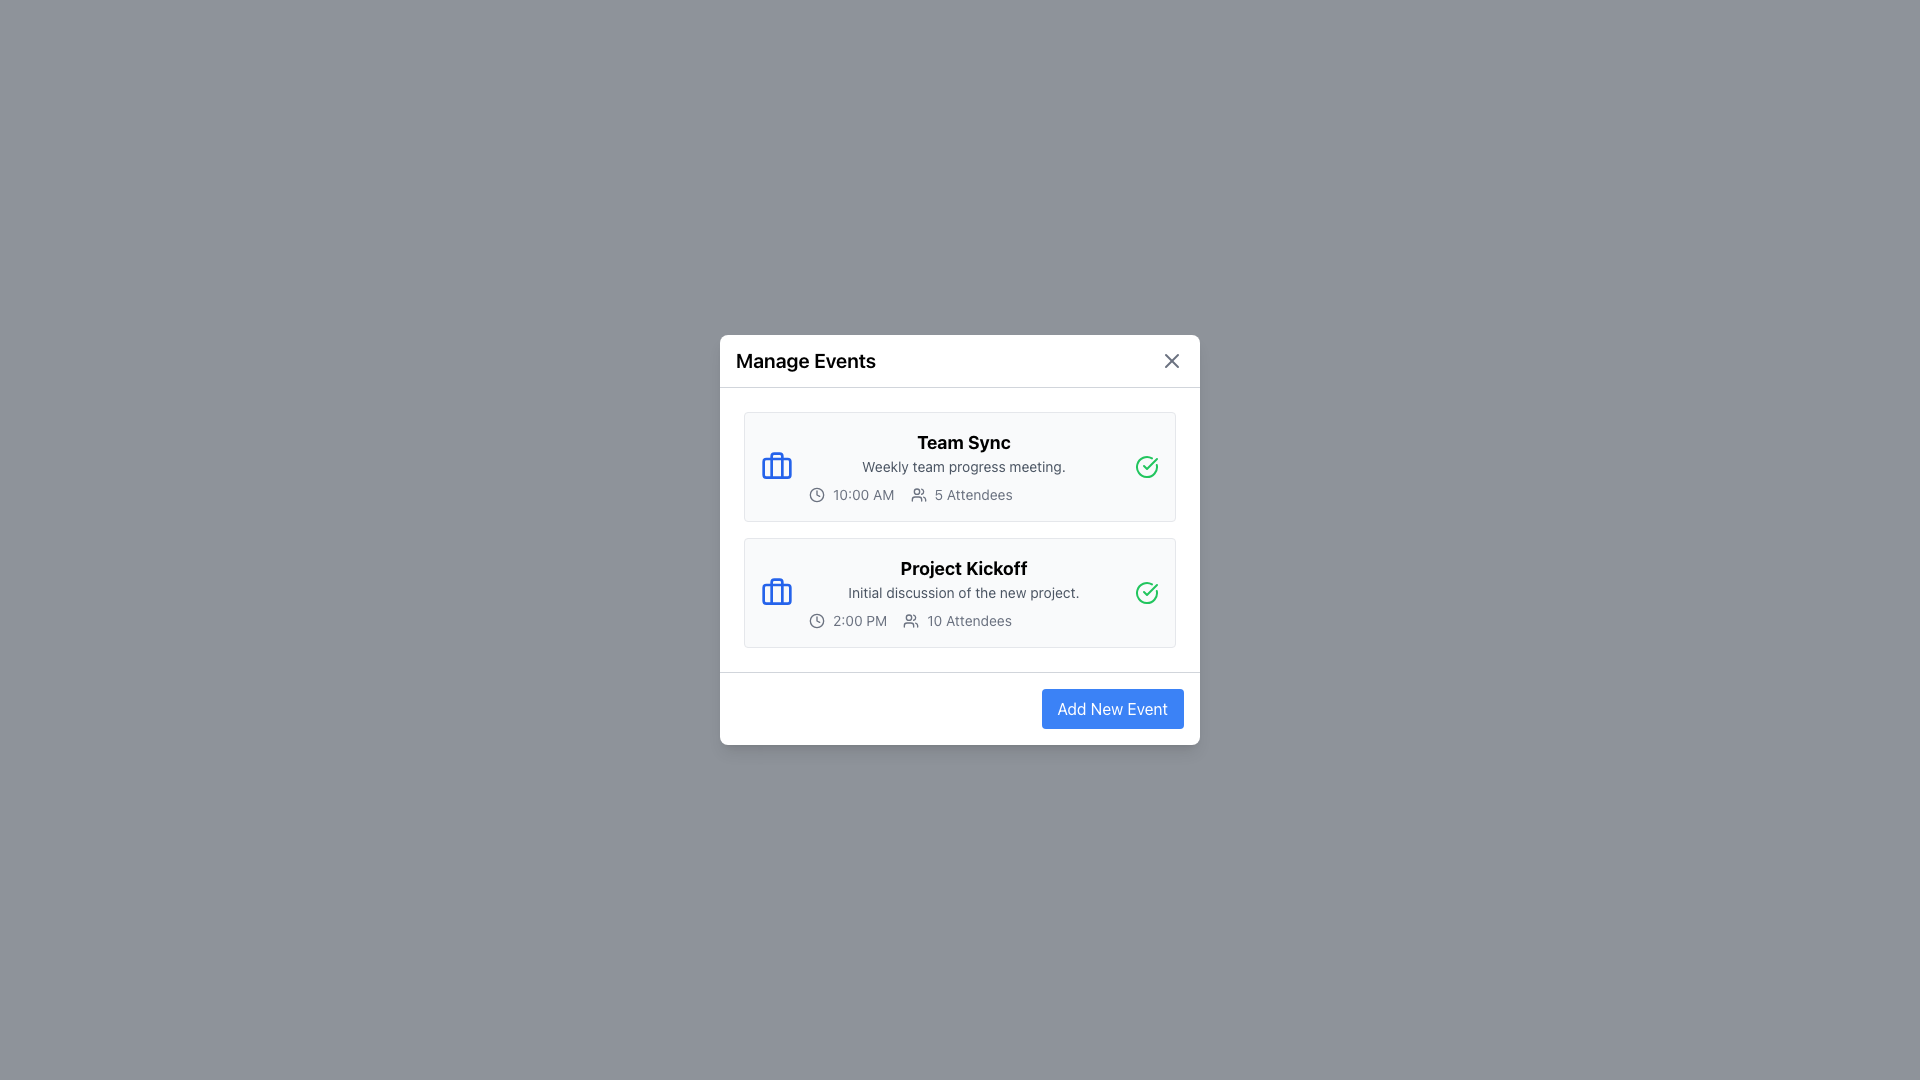 This screenshot has width=1920, height=1080. I want to click on the decorative vector rectangle element within the briefcase icon, located to the left of the text 'Project Kickoff' in the 'Manage Events' dialog, so click(776, 467).